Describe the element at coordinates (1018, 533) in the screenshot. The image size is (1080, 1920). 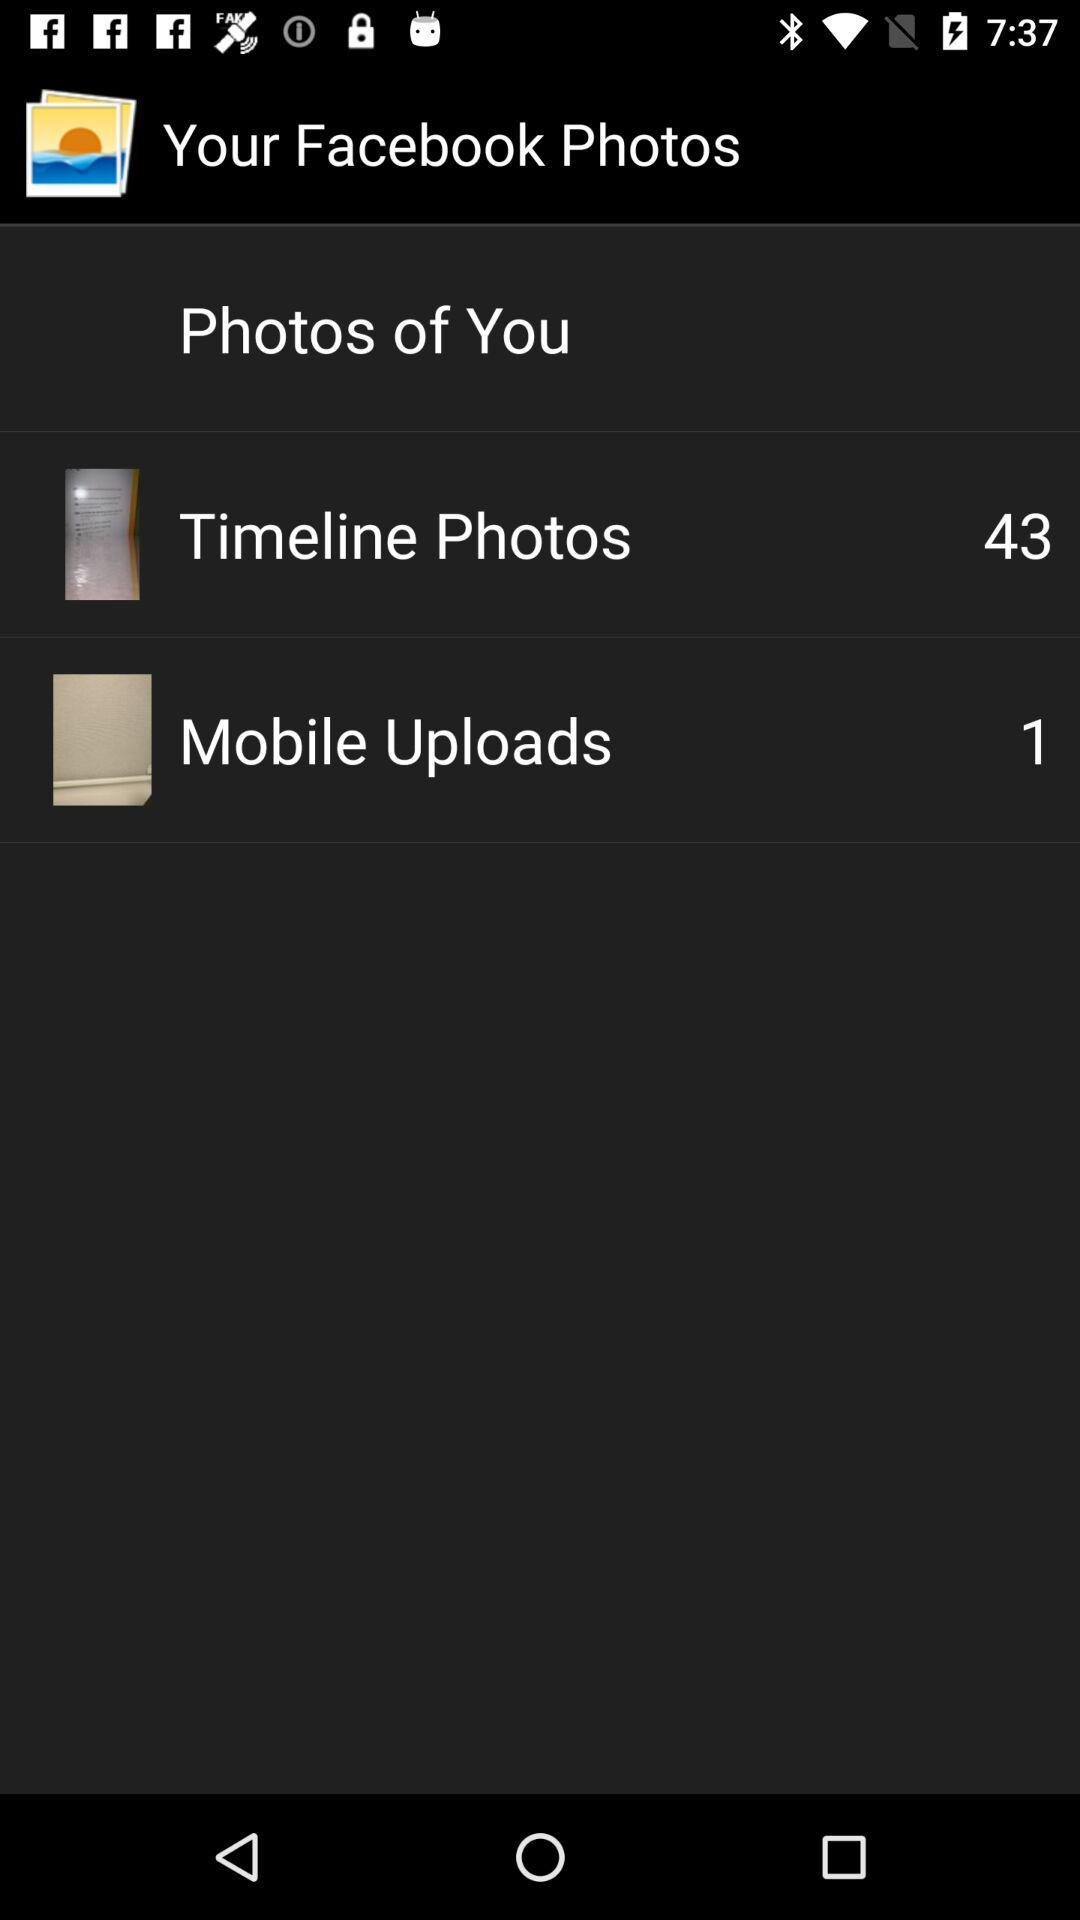
I see `the item below the photos of you` at that location.